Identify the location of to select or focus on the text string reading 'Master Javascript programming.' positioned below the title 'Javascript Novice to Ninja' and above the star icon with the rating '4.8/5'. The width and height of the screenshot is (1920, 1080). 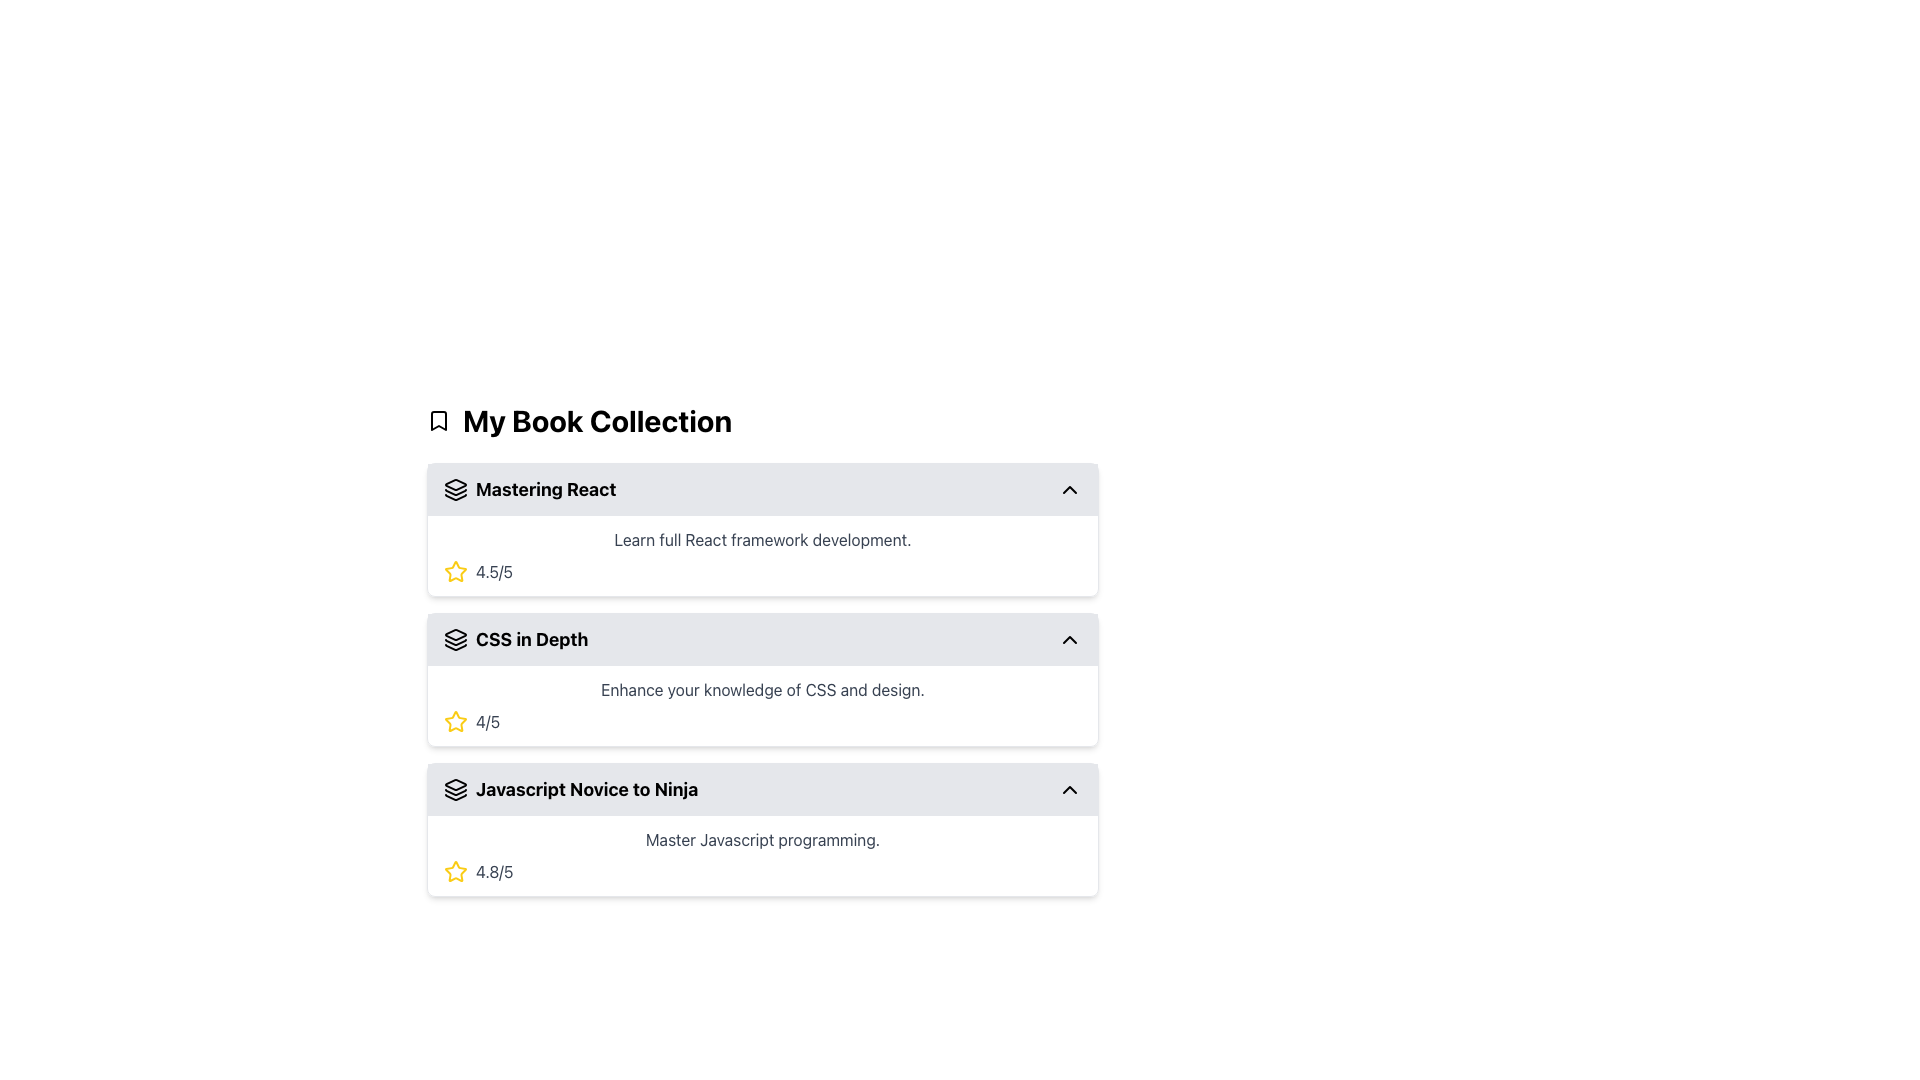
(762, 840).